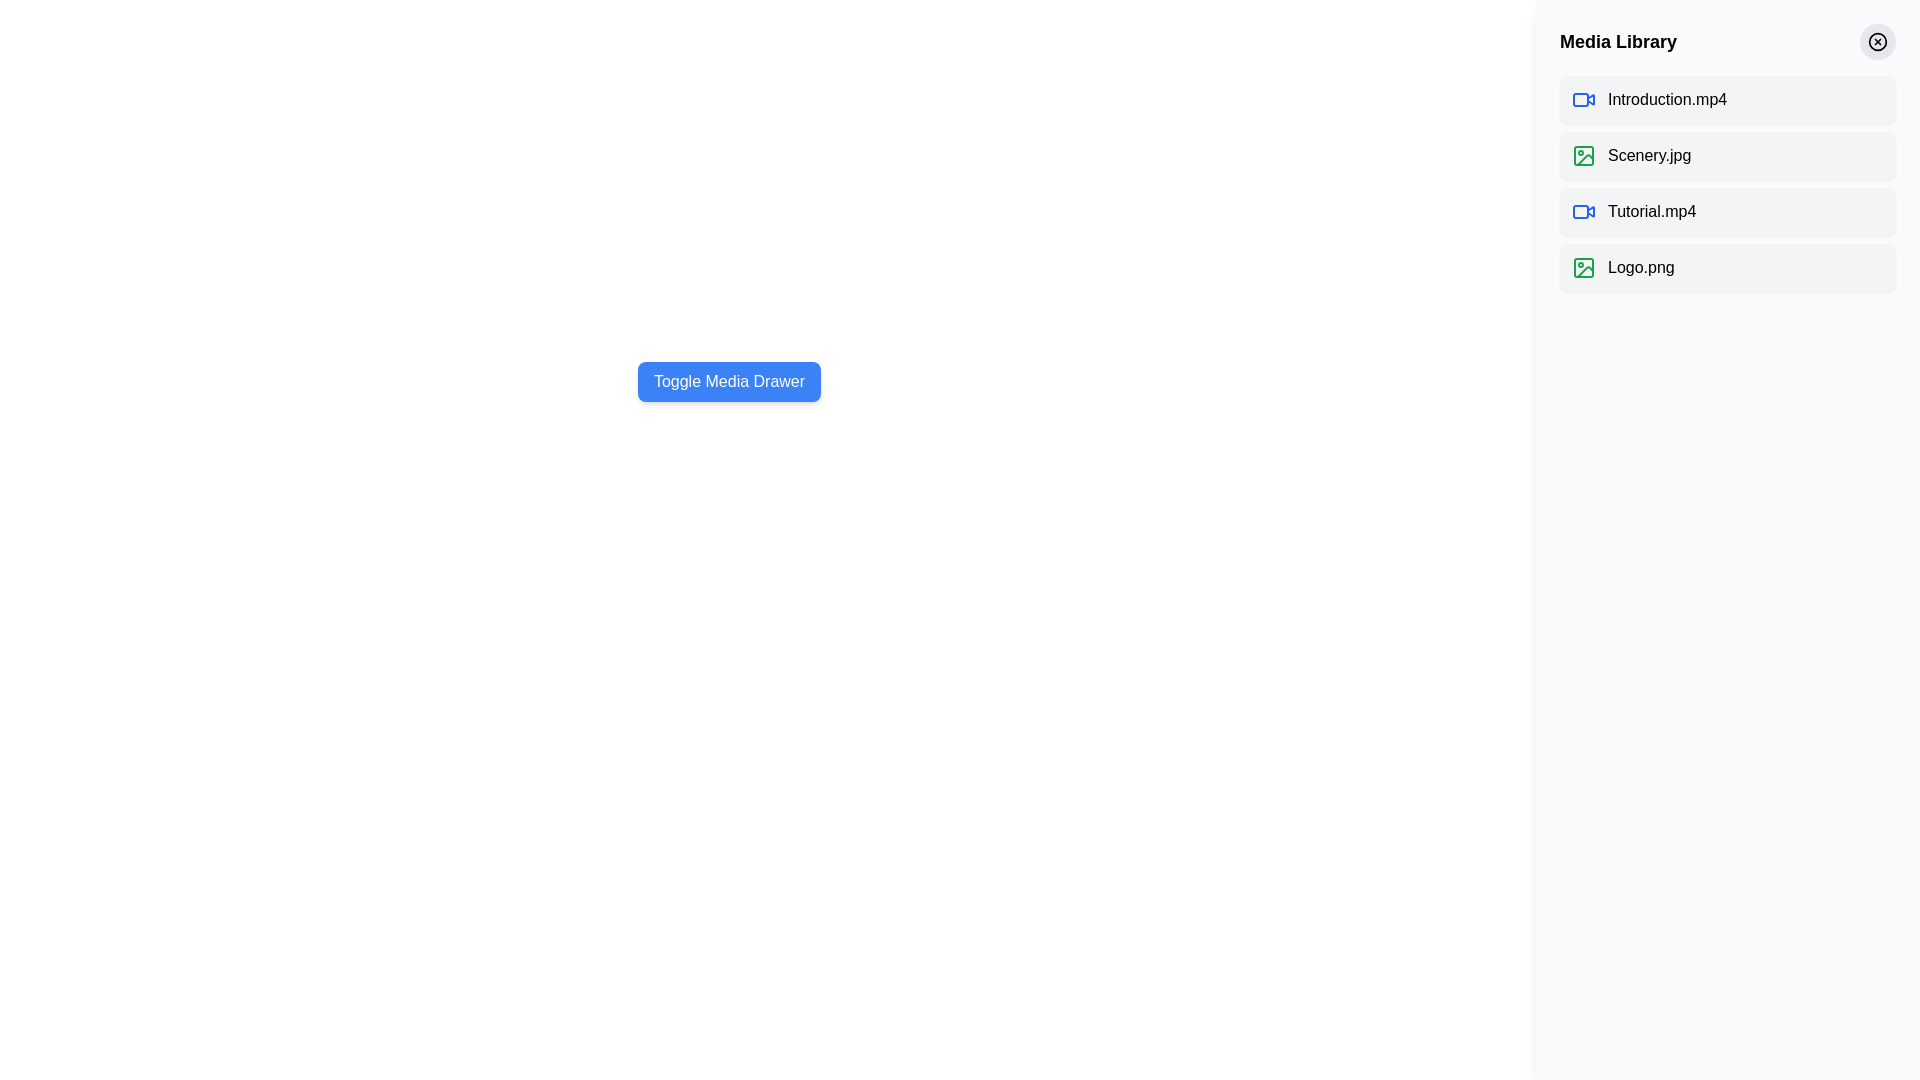  I want to click on the video icon representing 'Introduction.mp4' located at the beginning of the media item list in the Media Library, so click(1583, 100).